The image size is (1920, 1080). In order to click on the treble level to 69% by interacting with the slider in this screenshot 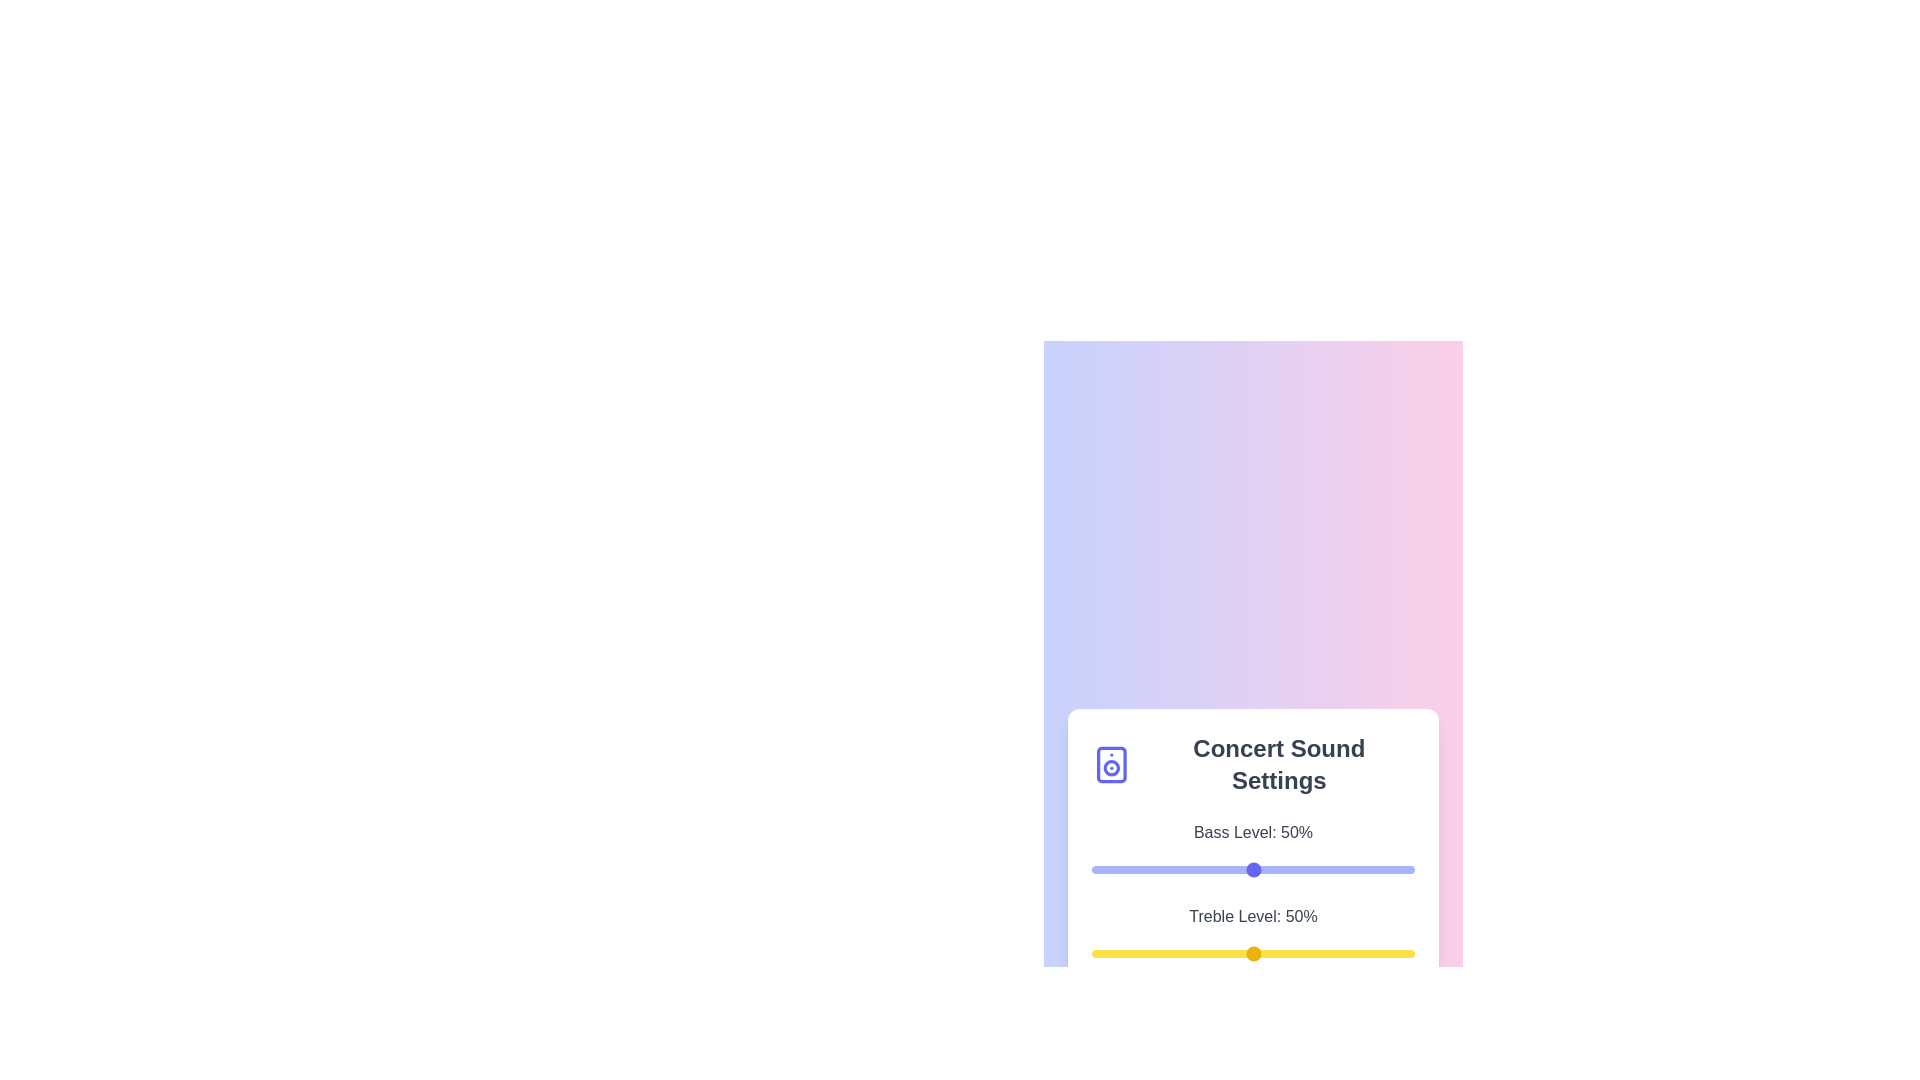, I will do `click(1314, 952)`.